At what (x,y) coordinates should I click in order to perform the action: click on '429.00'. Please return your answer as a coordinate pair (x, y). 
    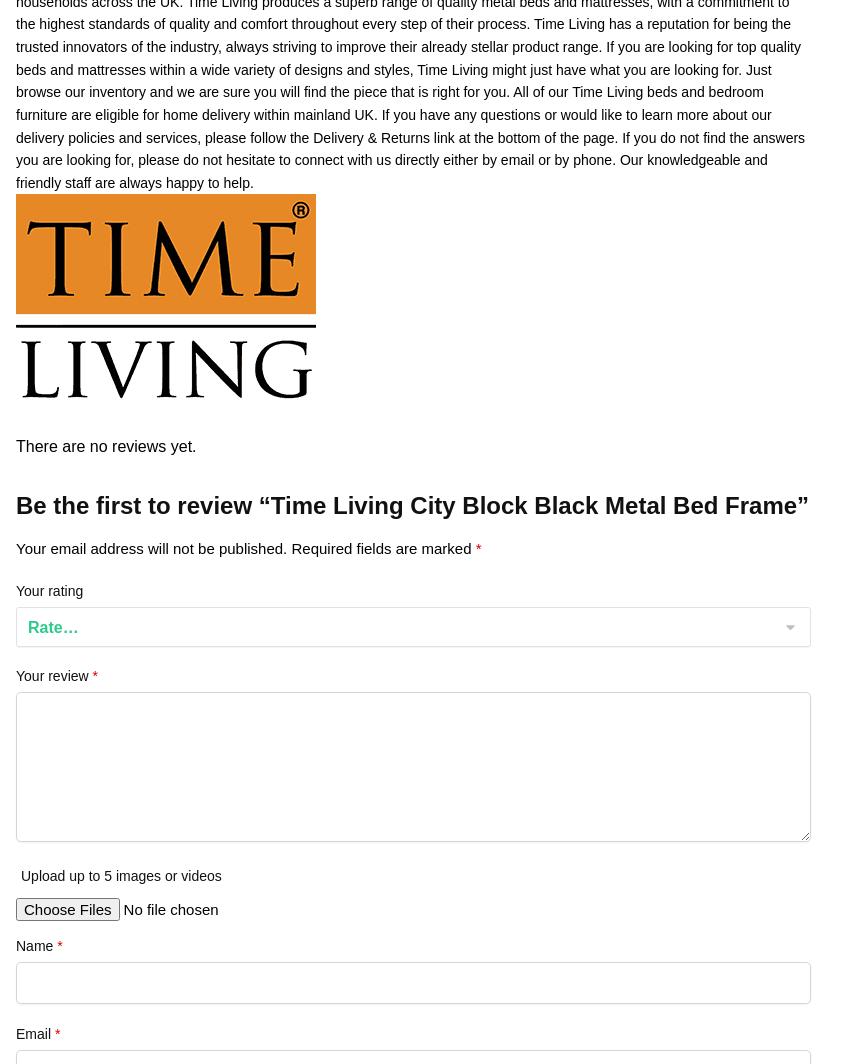
    Looking at the image, I should click on (772, 102).